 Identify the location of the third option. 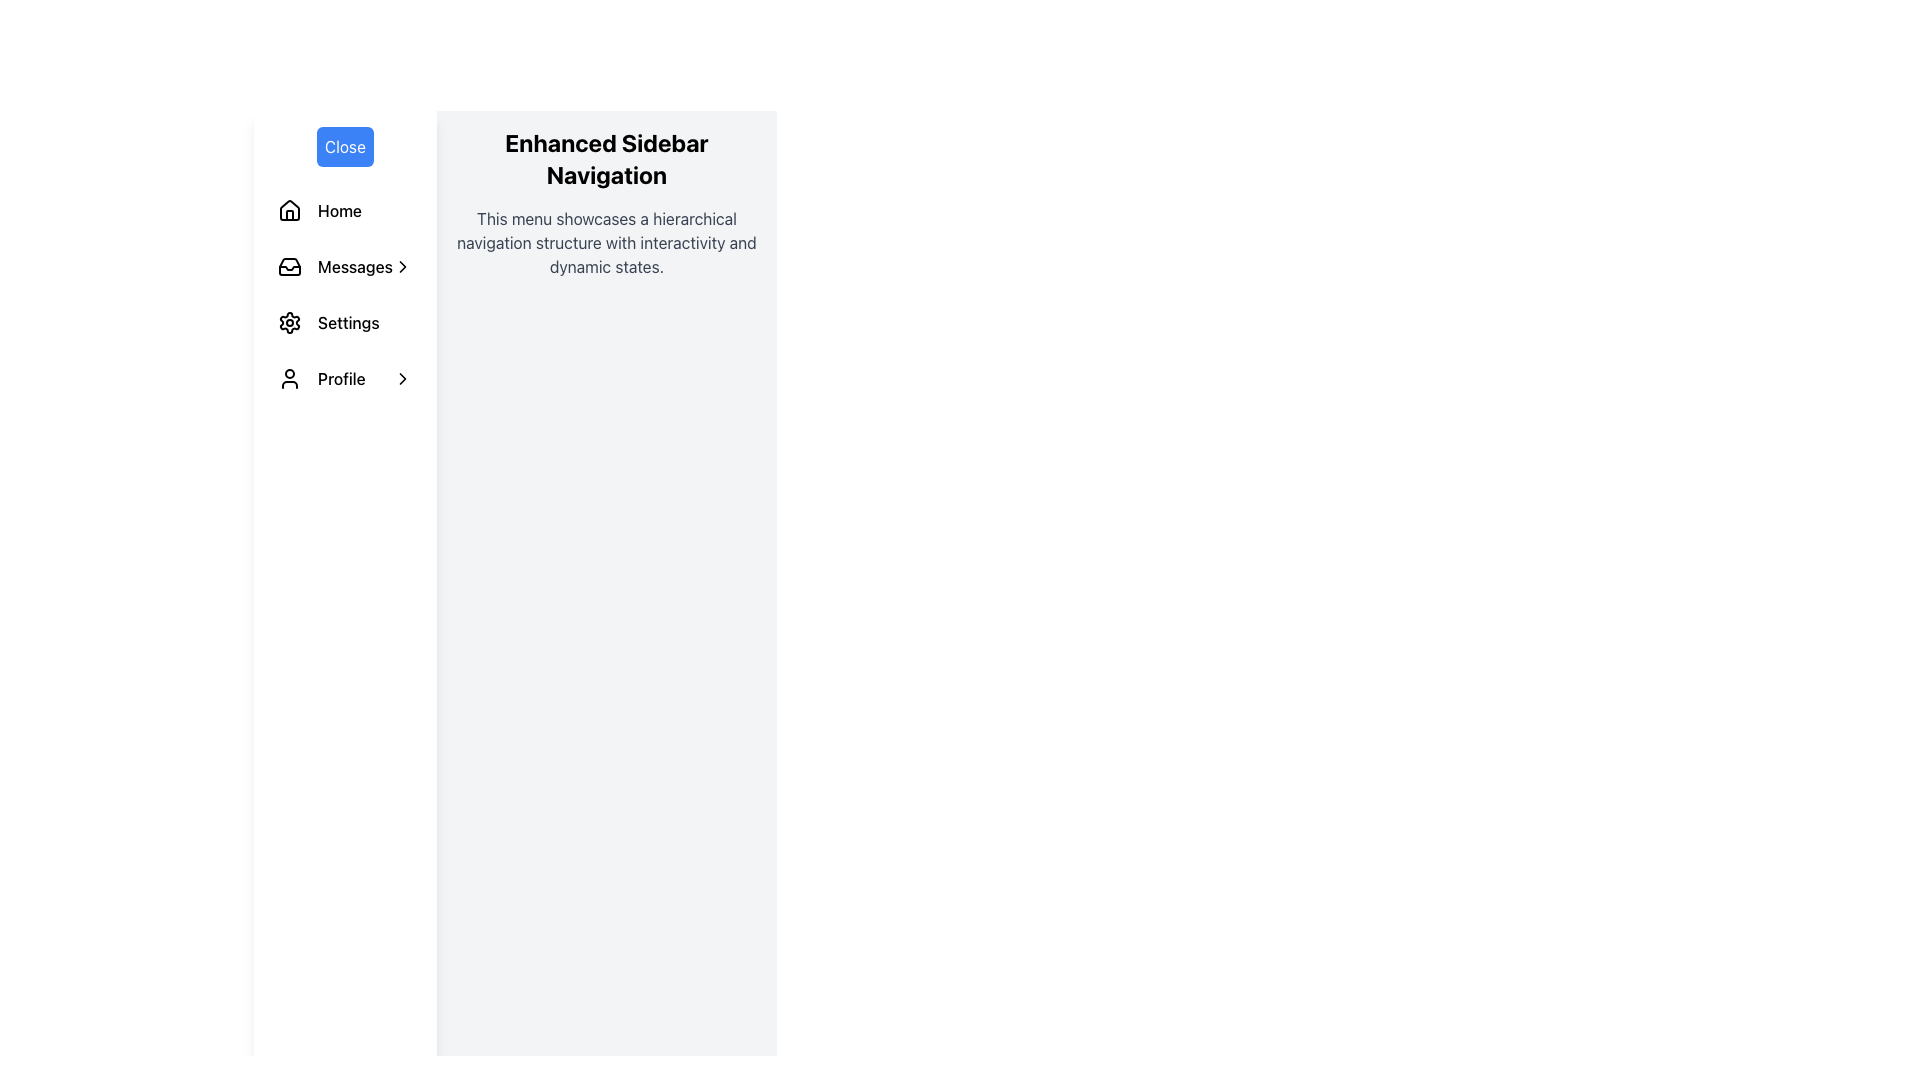
(345, 322).